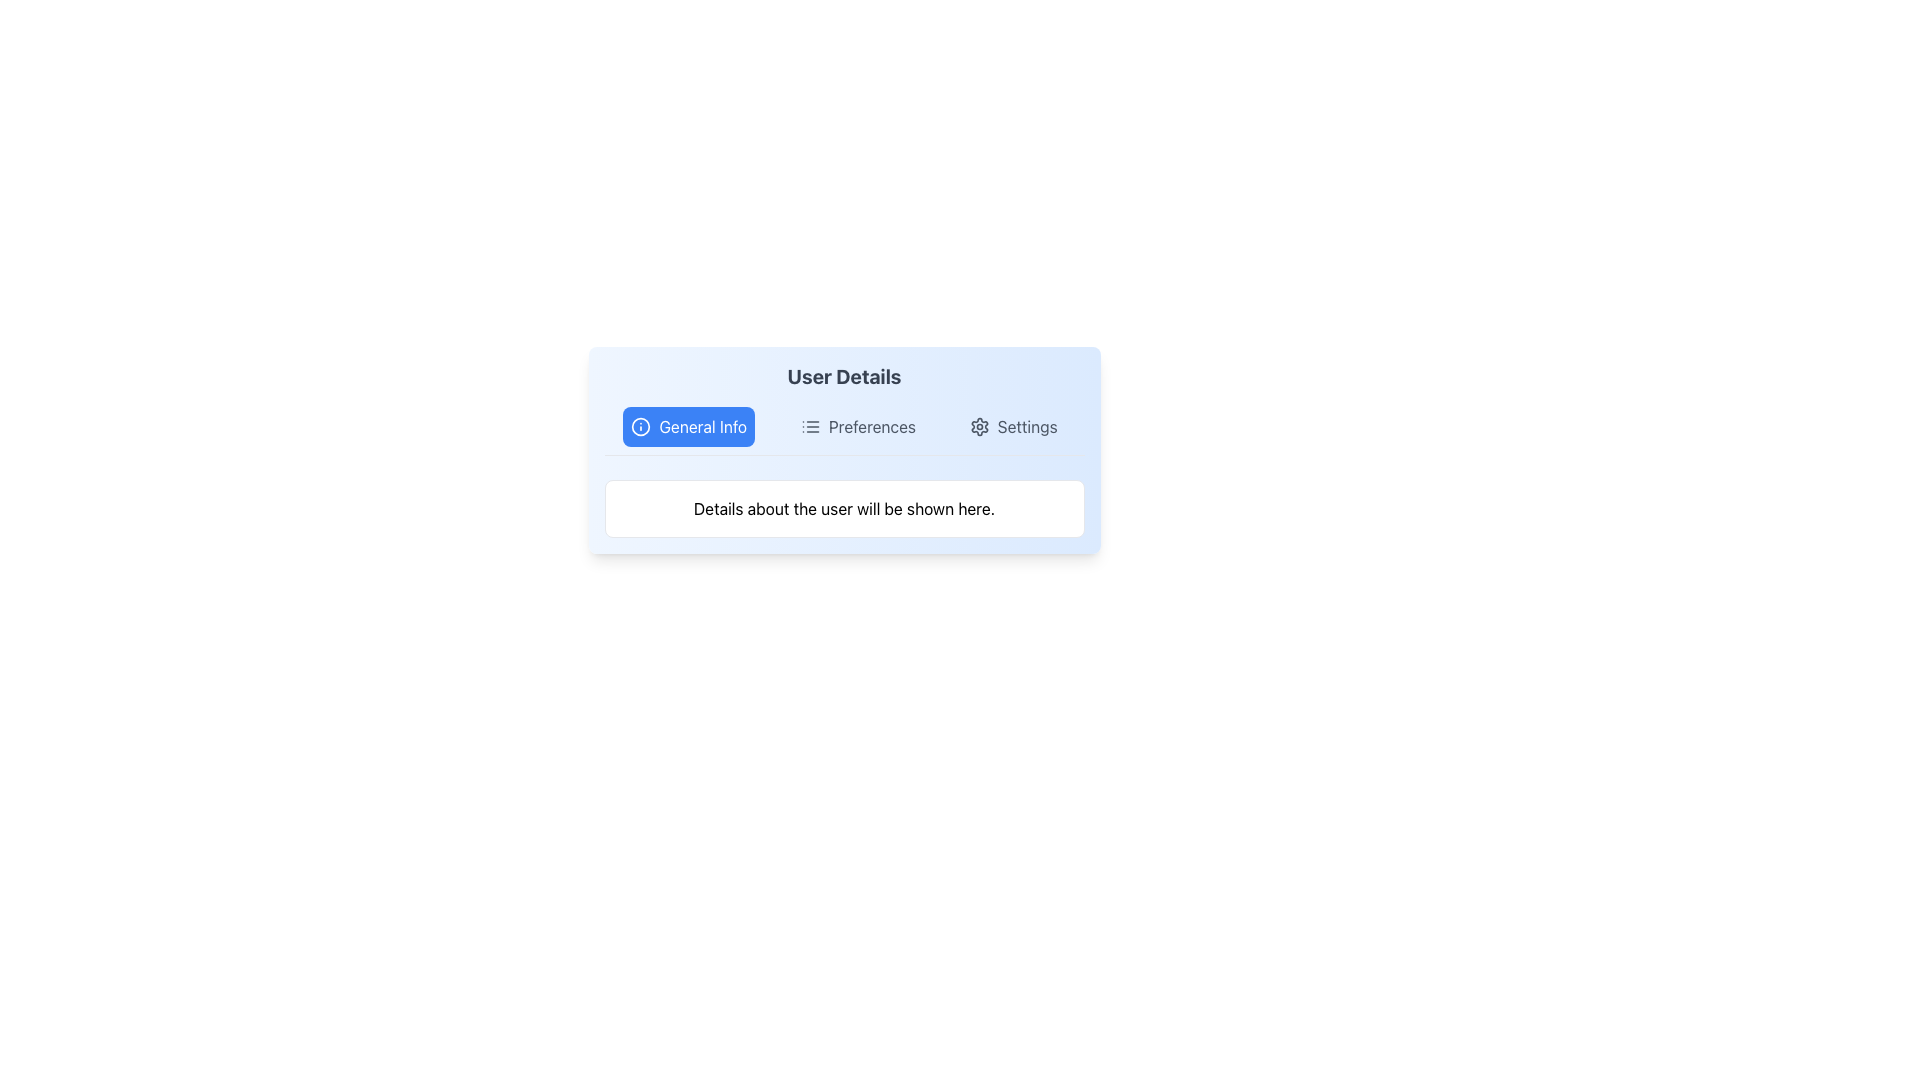 This screenshot has height=1080, width=1920. Describe the element at coordinates (641, 426) in the screenshot. I see `the decorative part of the icon next to the 'General Info' label in the navigation bar of the user details interface` at that location.